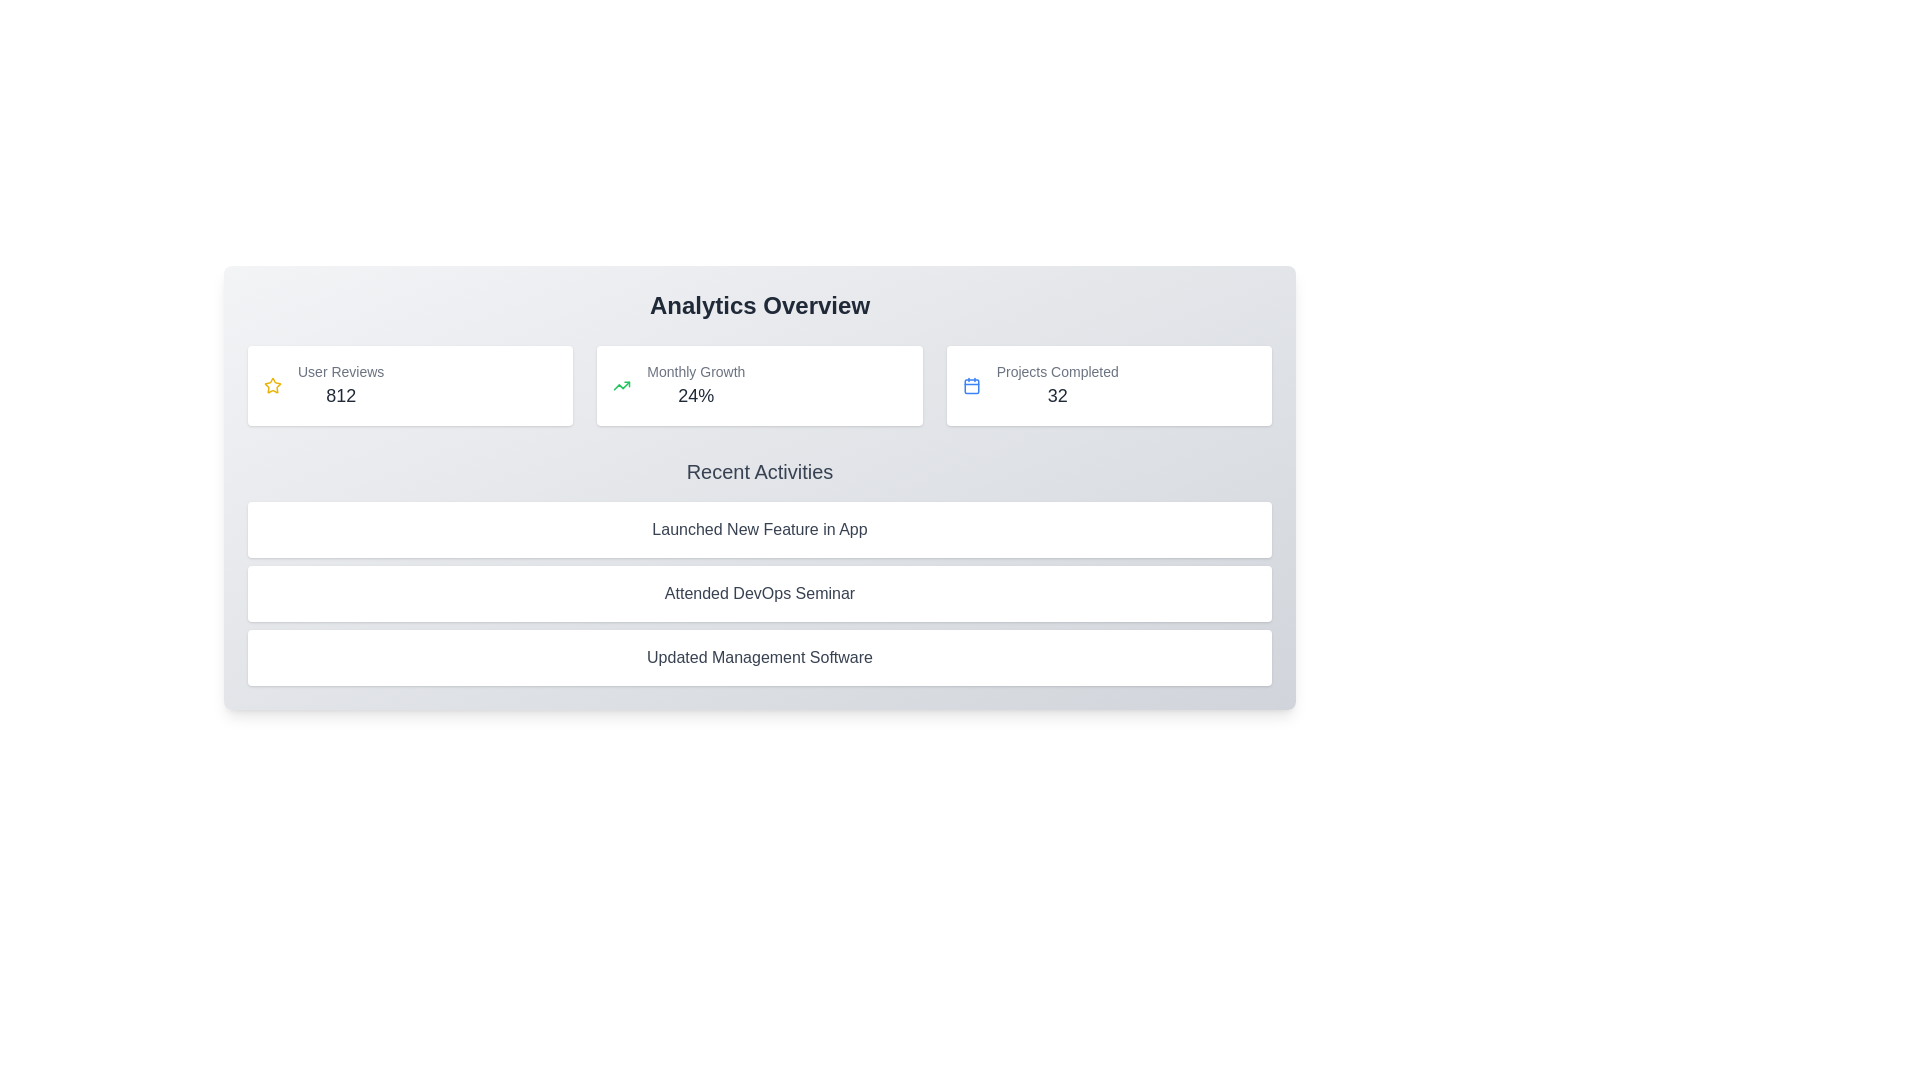  What do you see at coordinates (621, 385) in the screenshot?
I see `the upward growth trend icon located in the top-center section of the interface within the 'Monthly Growth' card, positioned to the left of the text '24%'` at bounding box center [621, 385].